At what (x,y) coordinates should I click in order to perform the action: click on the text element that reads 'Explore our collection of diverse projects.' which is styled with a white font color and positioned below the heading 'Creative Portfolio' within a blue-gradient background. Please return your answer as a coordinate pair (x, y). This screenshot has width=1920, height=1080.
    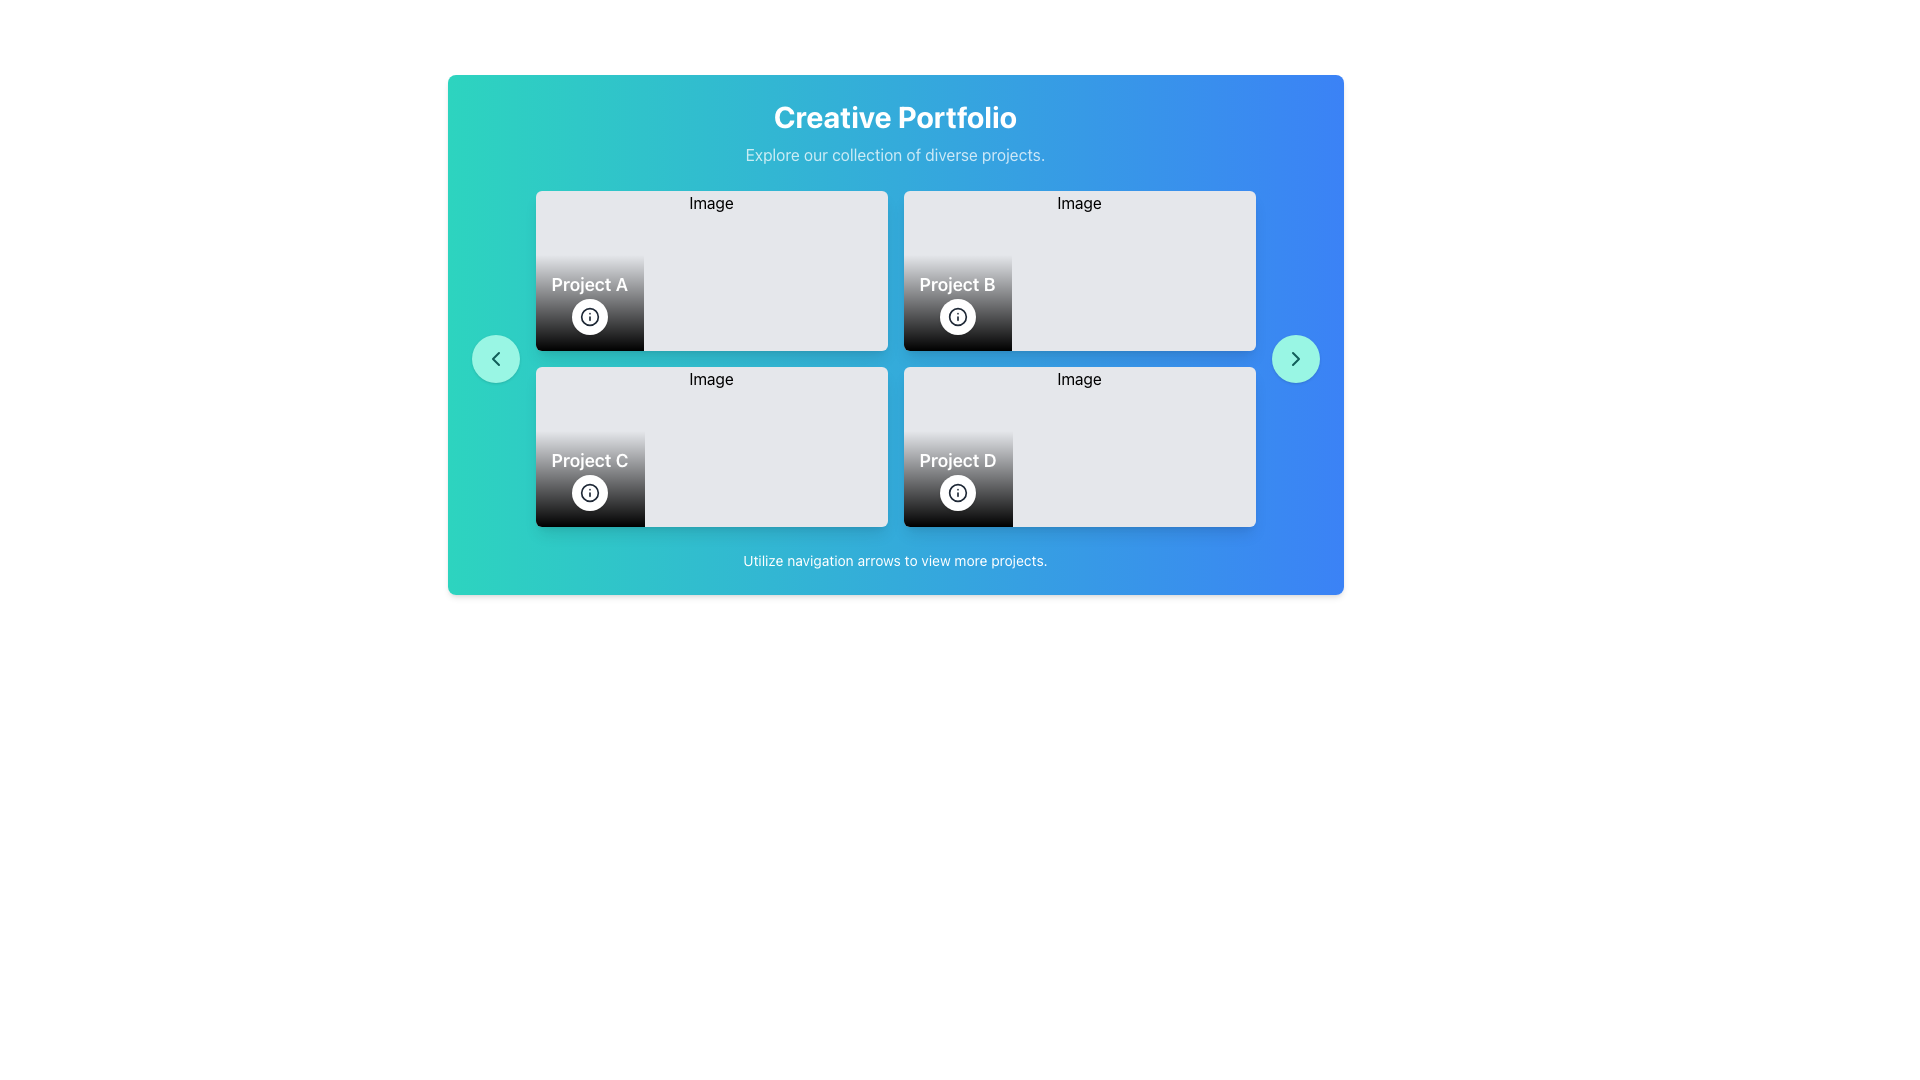
    Looking at the image, I should click on (894, 153).